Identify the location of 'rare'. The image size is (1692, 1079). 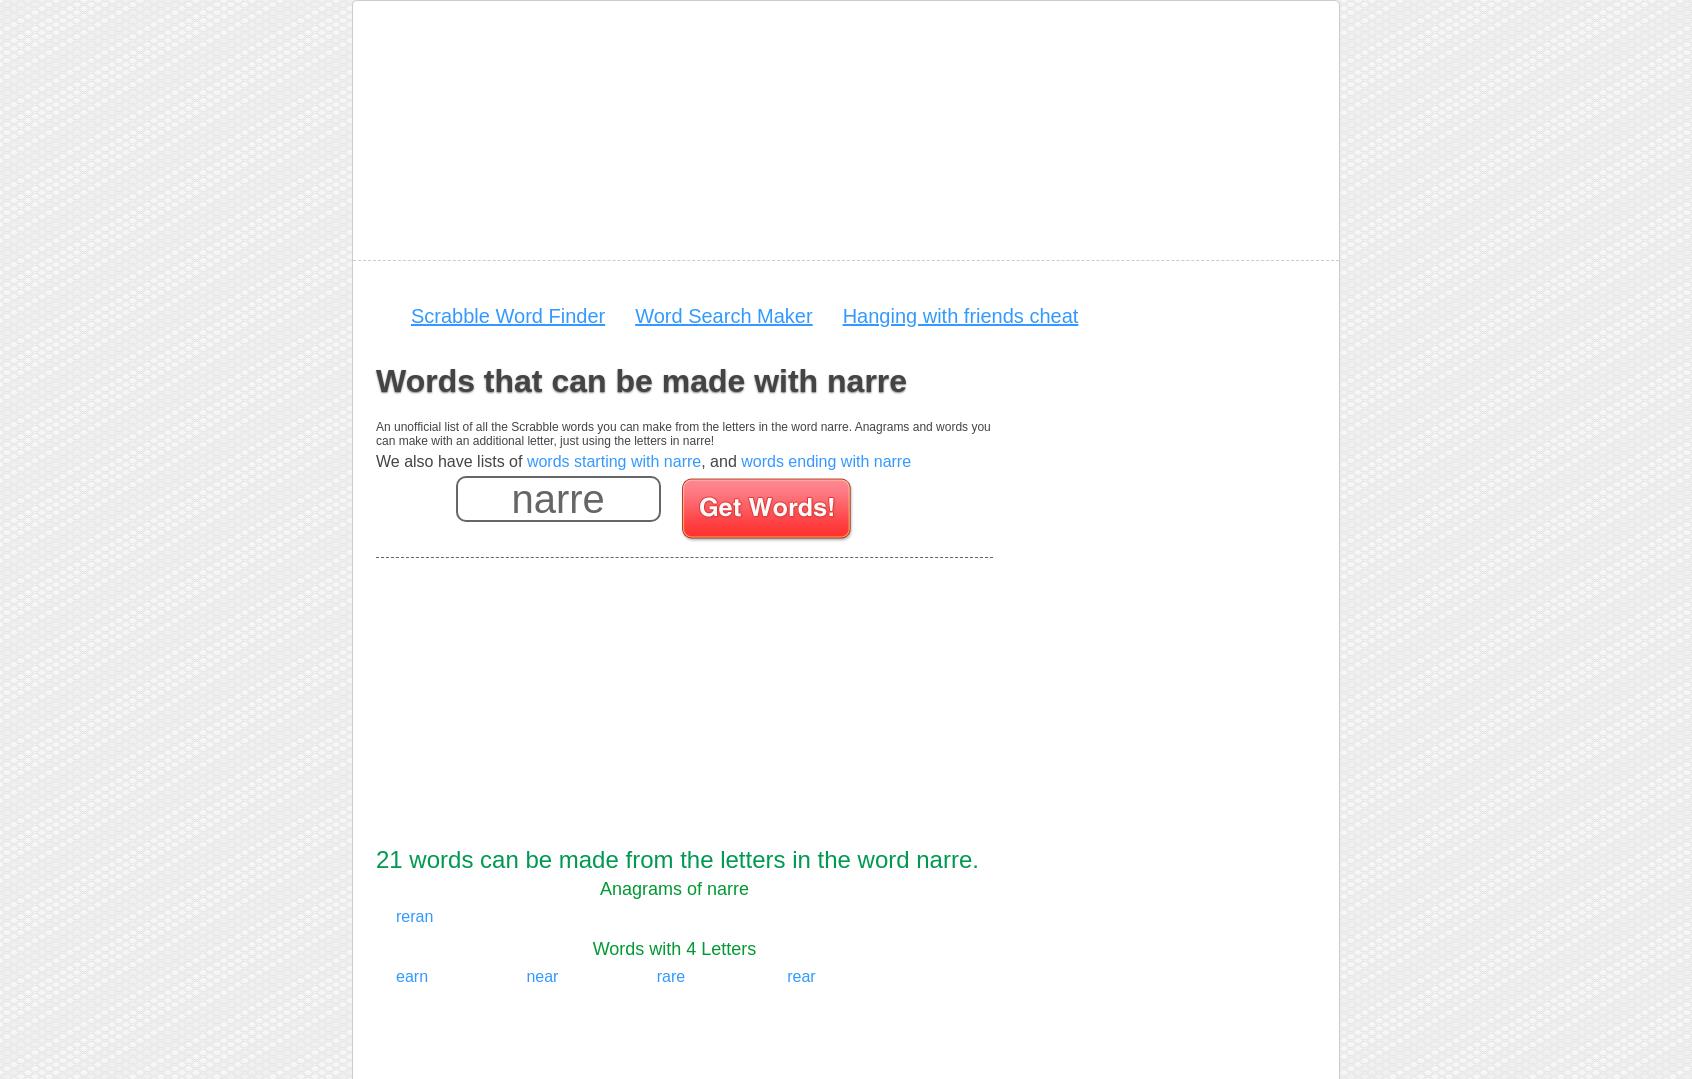
(670, 975).